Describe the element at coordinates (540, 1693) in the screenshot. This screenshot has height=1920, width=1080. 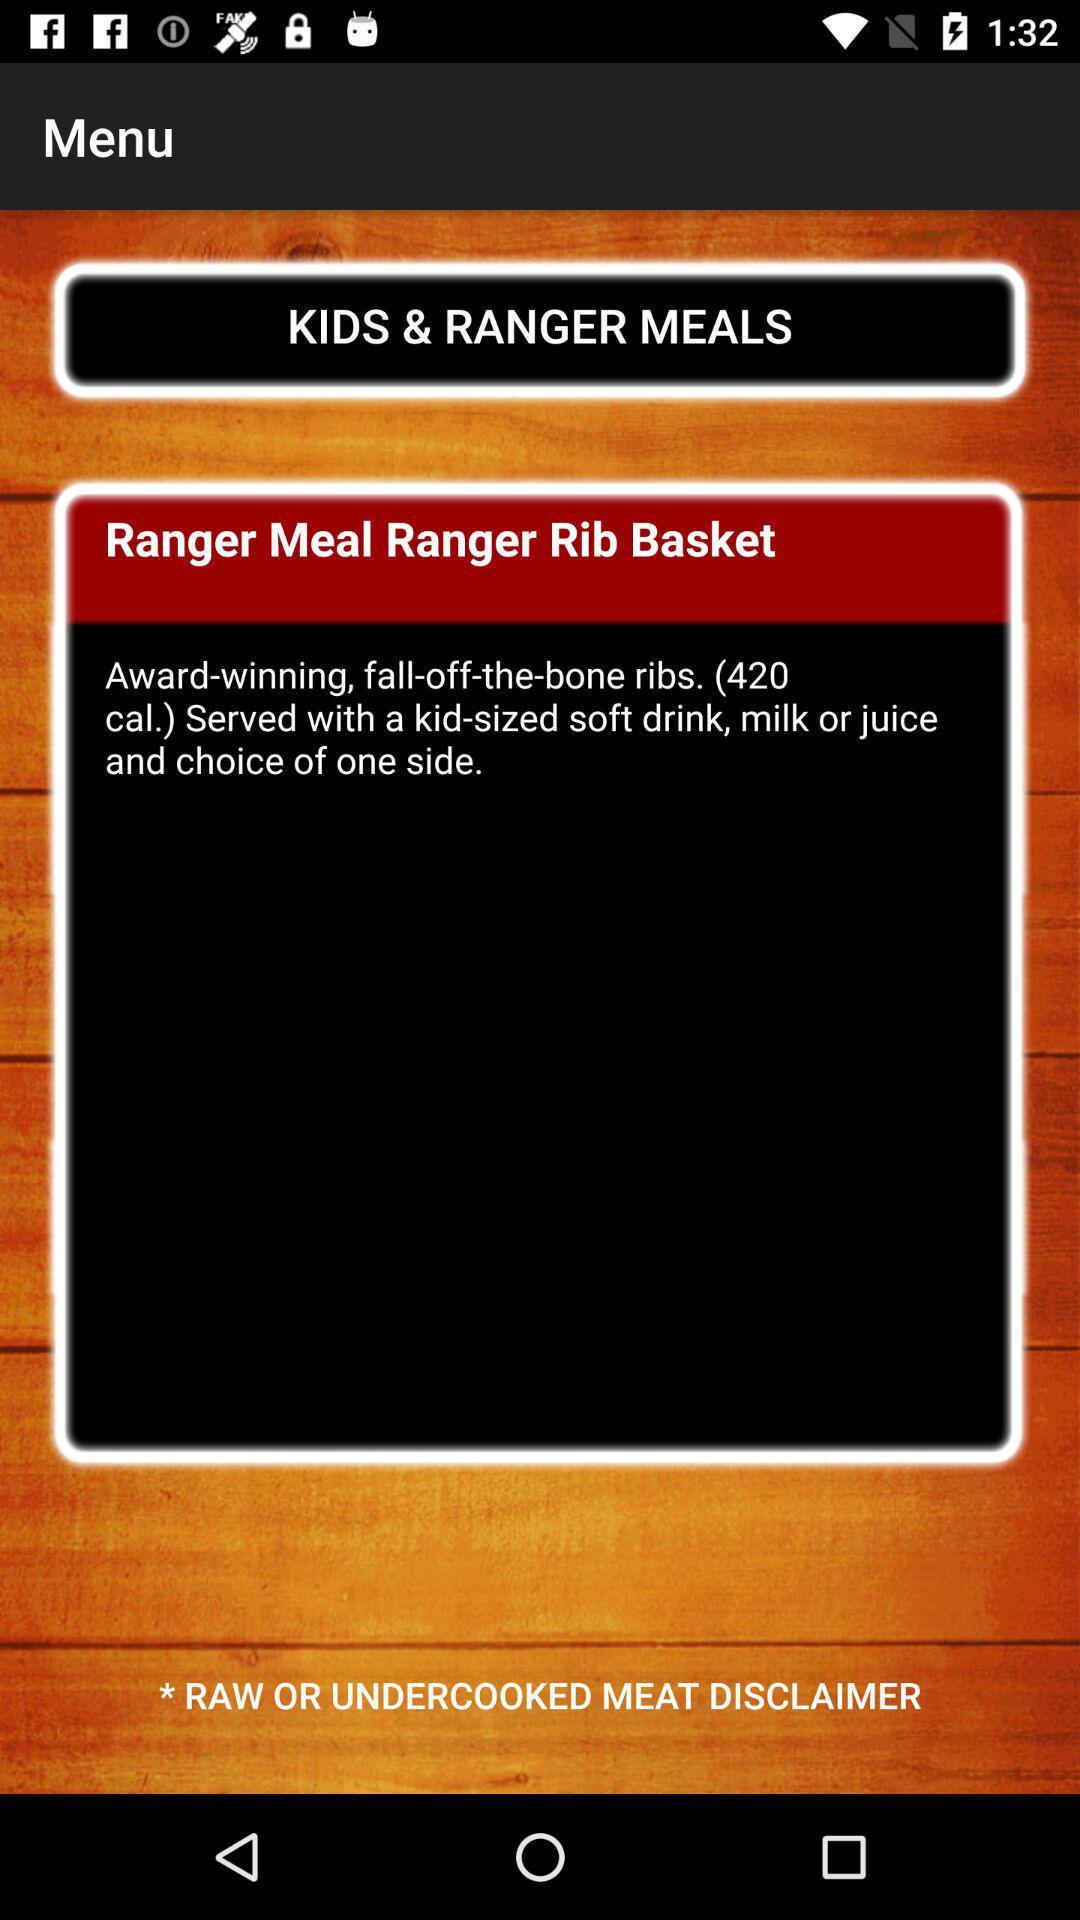
I see `app below award winning fall icon` at that location.